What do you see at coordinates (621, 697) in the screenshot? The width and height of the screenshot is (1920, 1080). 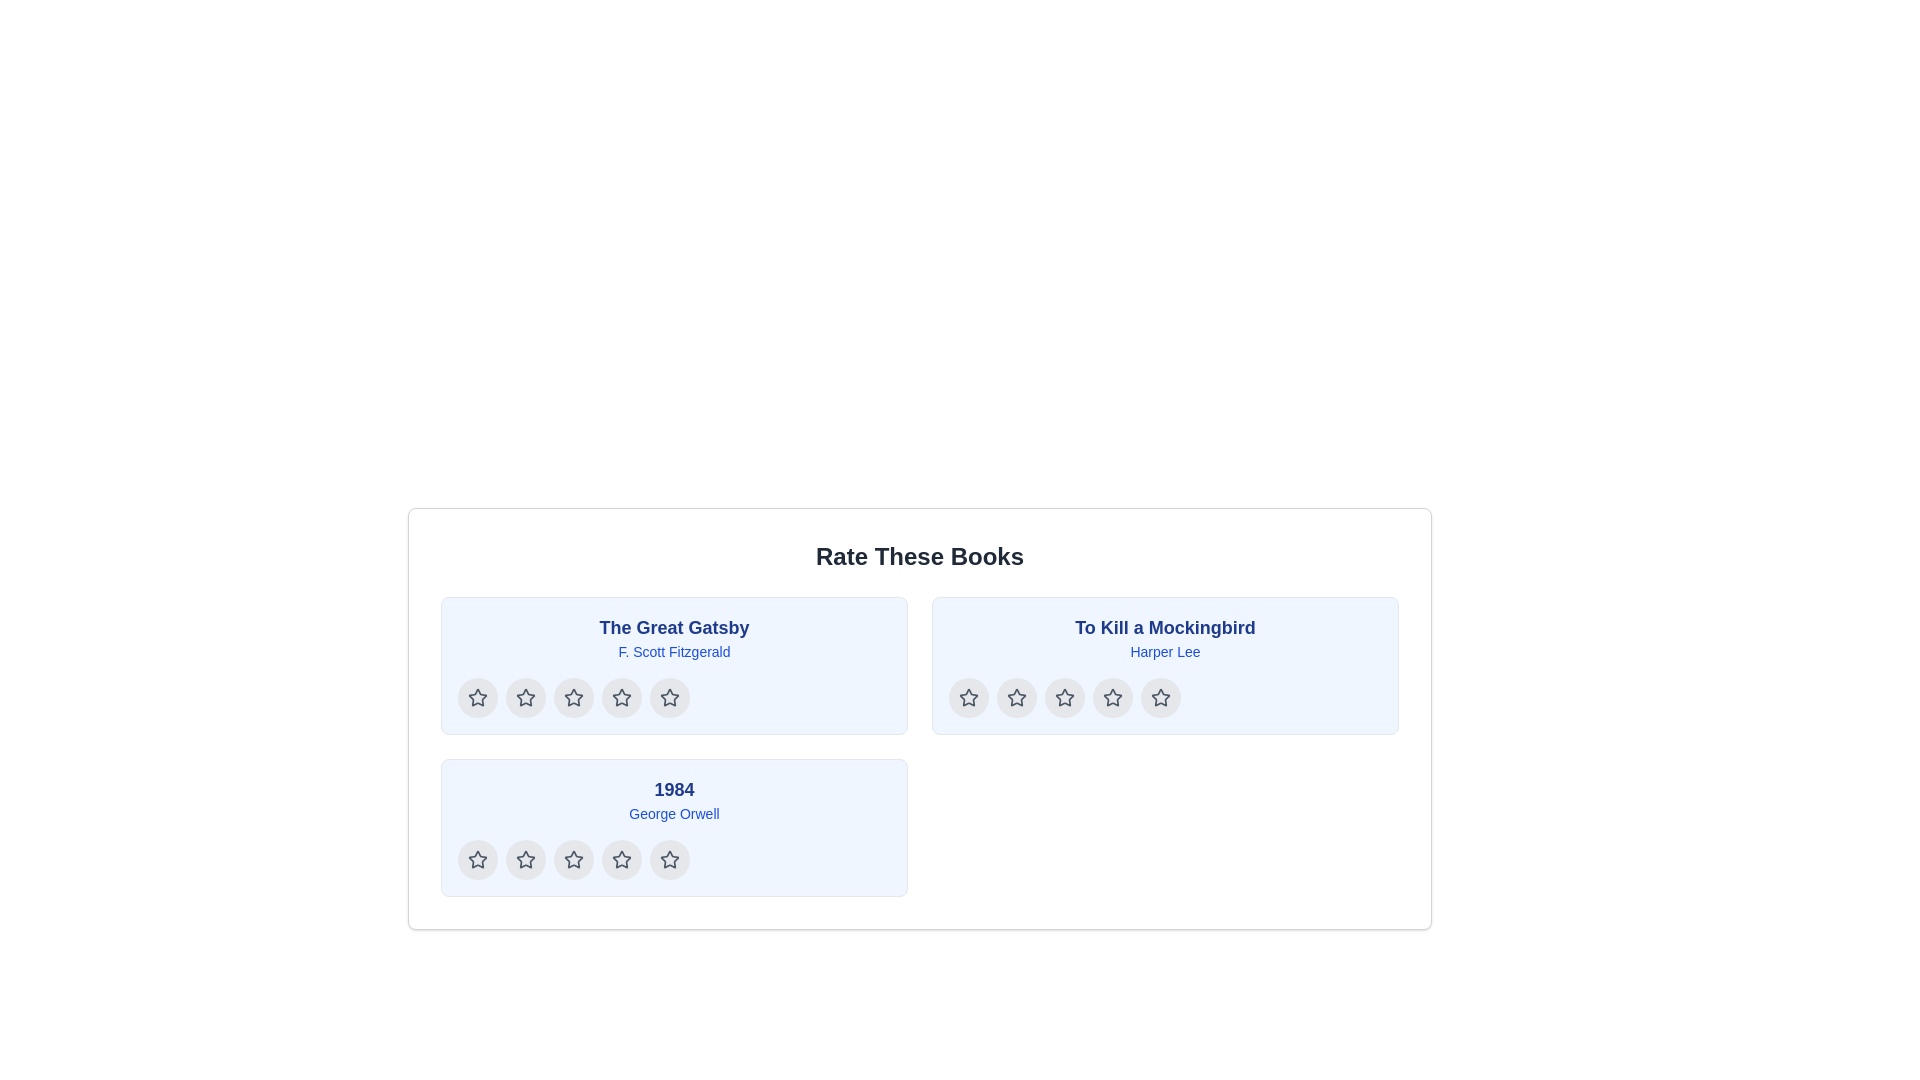 I see `the fourth star button in the rating scale for 'The Great Gatsby' to rate the item` at bounding box center [621, 697].